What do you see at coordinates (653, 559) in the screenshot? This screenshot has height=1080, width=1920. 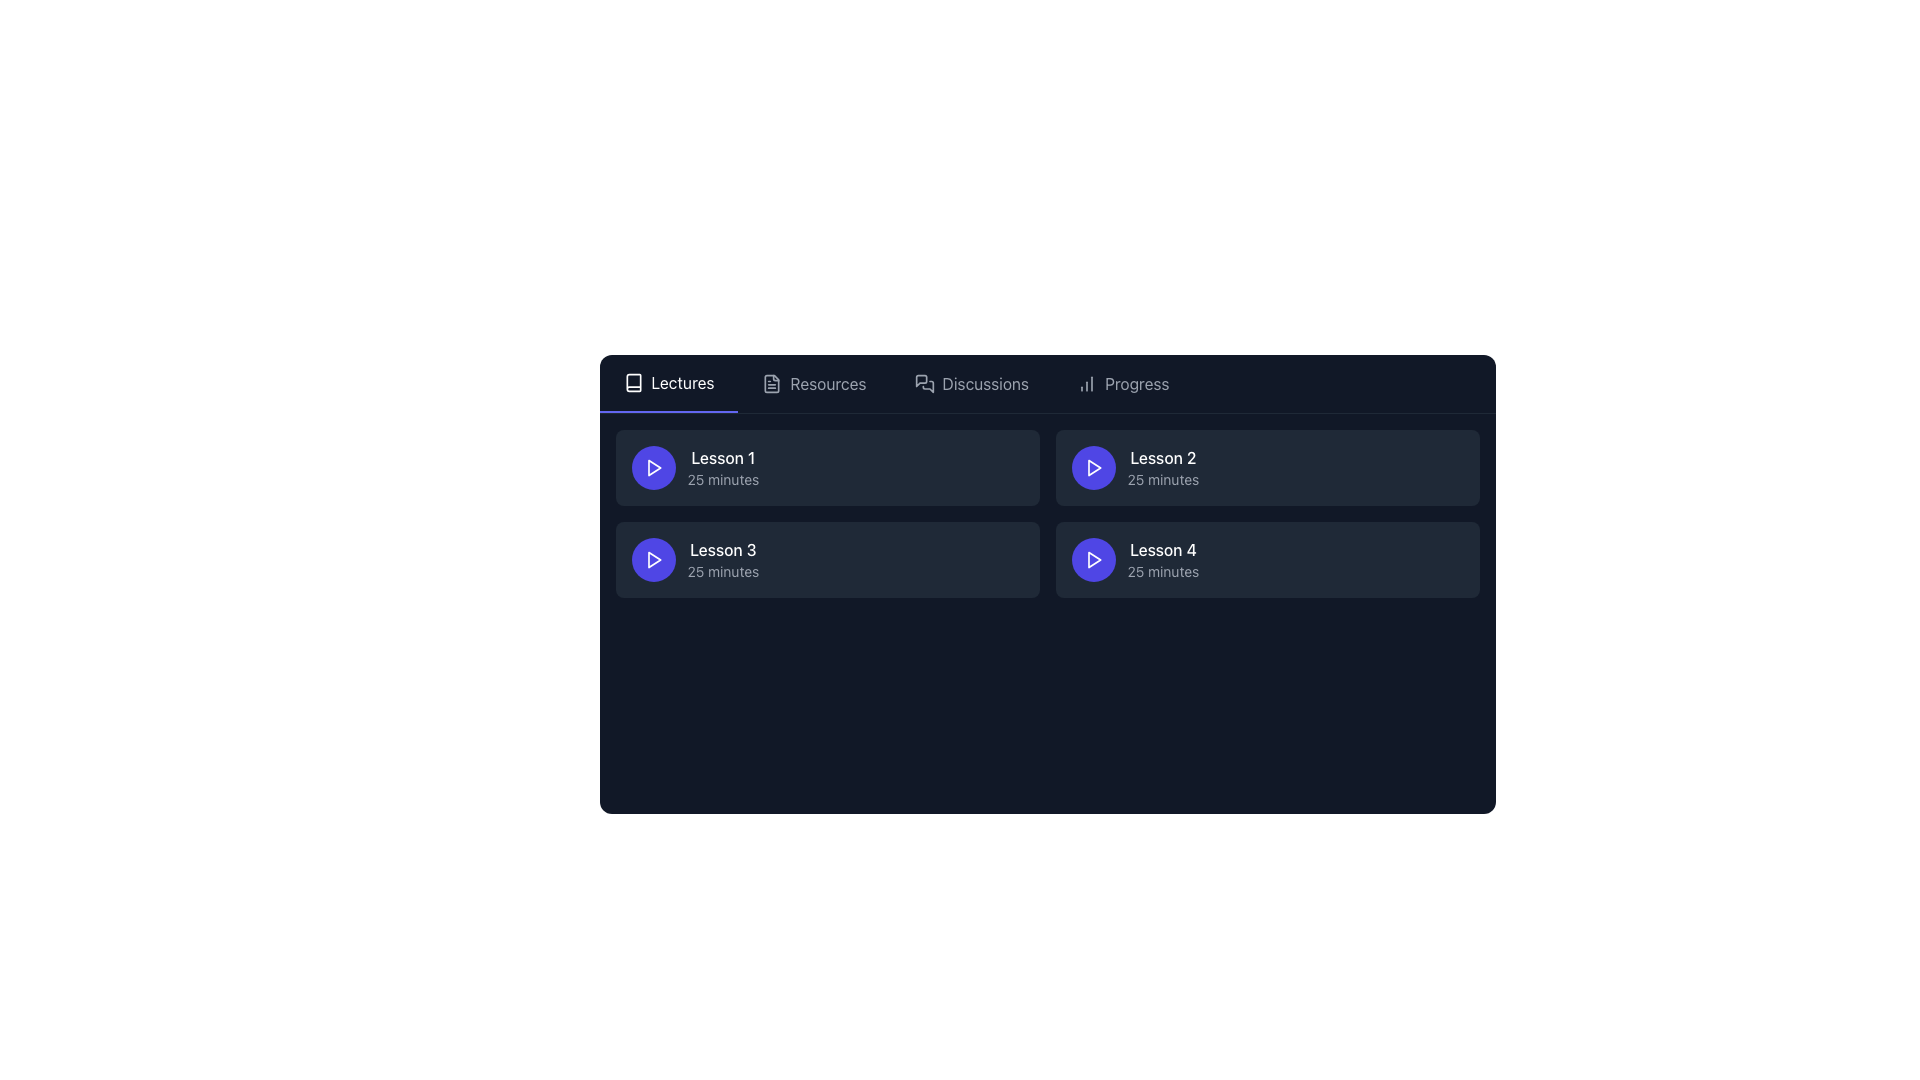 I see `the triangular play icon button with a white outline inside an indigo circular background, located next to the text description of 'Lesson 3' in the third row` at bounding box center [653, 559].